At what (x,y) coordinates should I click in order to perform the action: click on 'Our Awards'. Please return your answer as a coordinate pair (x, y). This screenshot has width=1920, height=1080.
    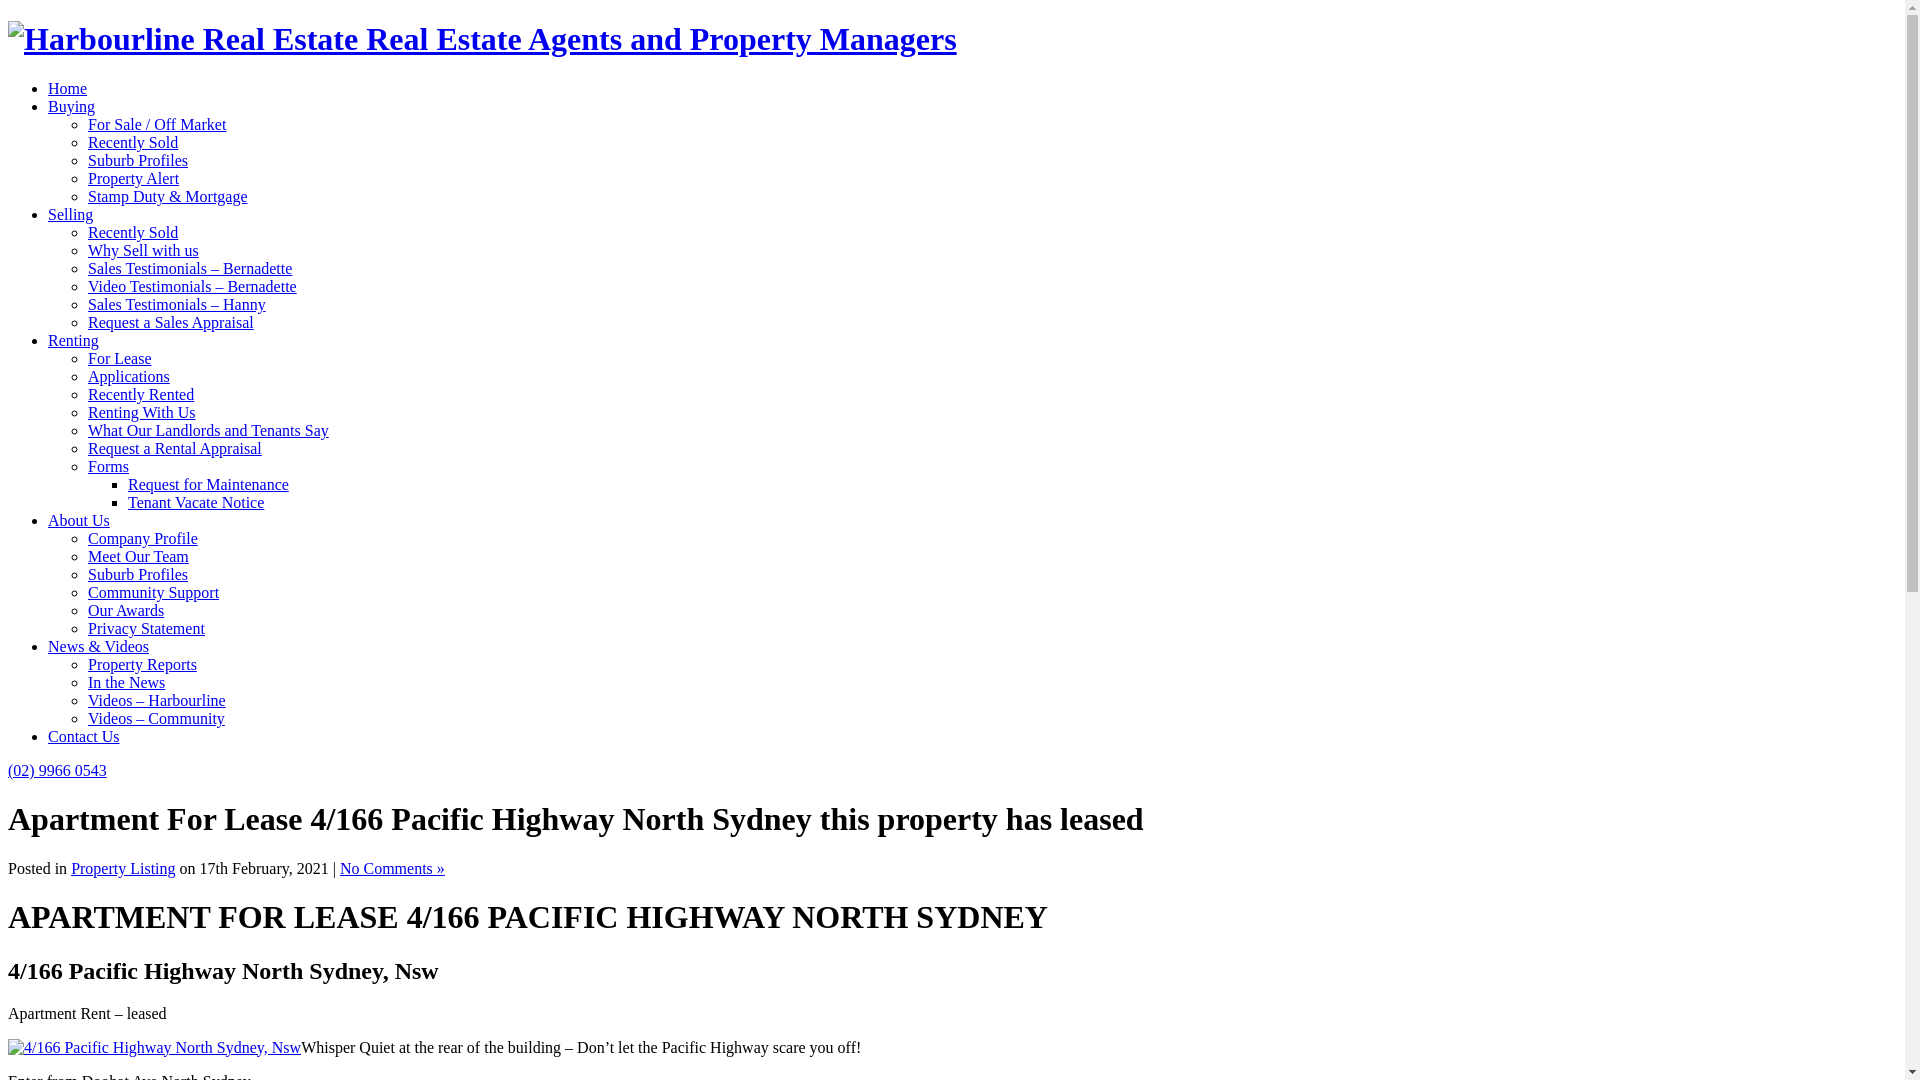
    Looking at the image, I should click on (124, 609).